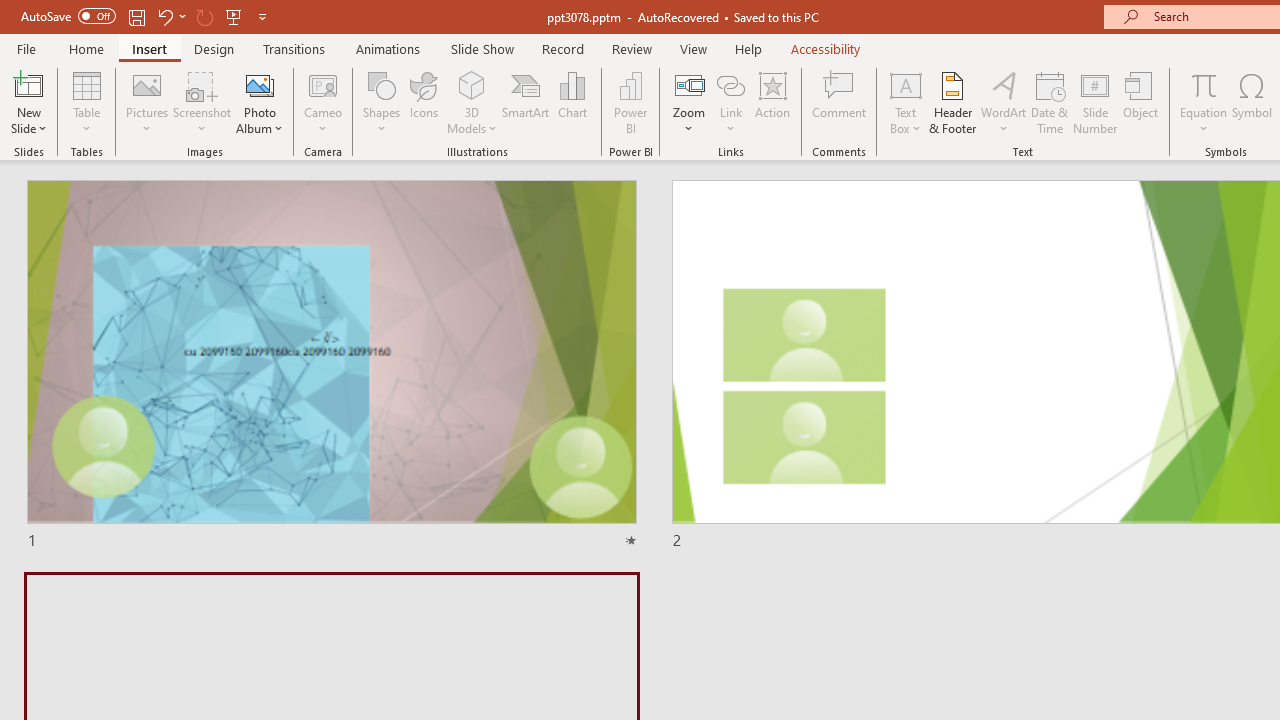 The height and width of the screenshot is (720, 1280). I want to click on 'Symbol...', so click(1251, 103).